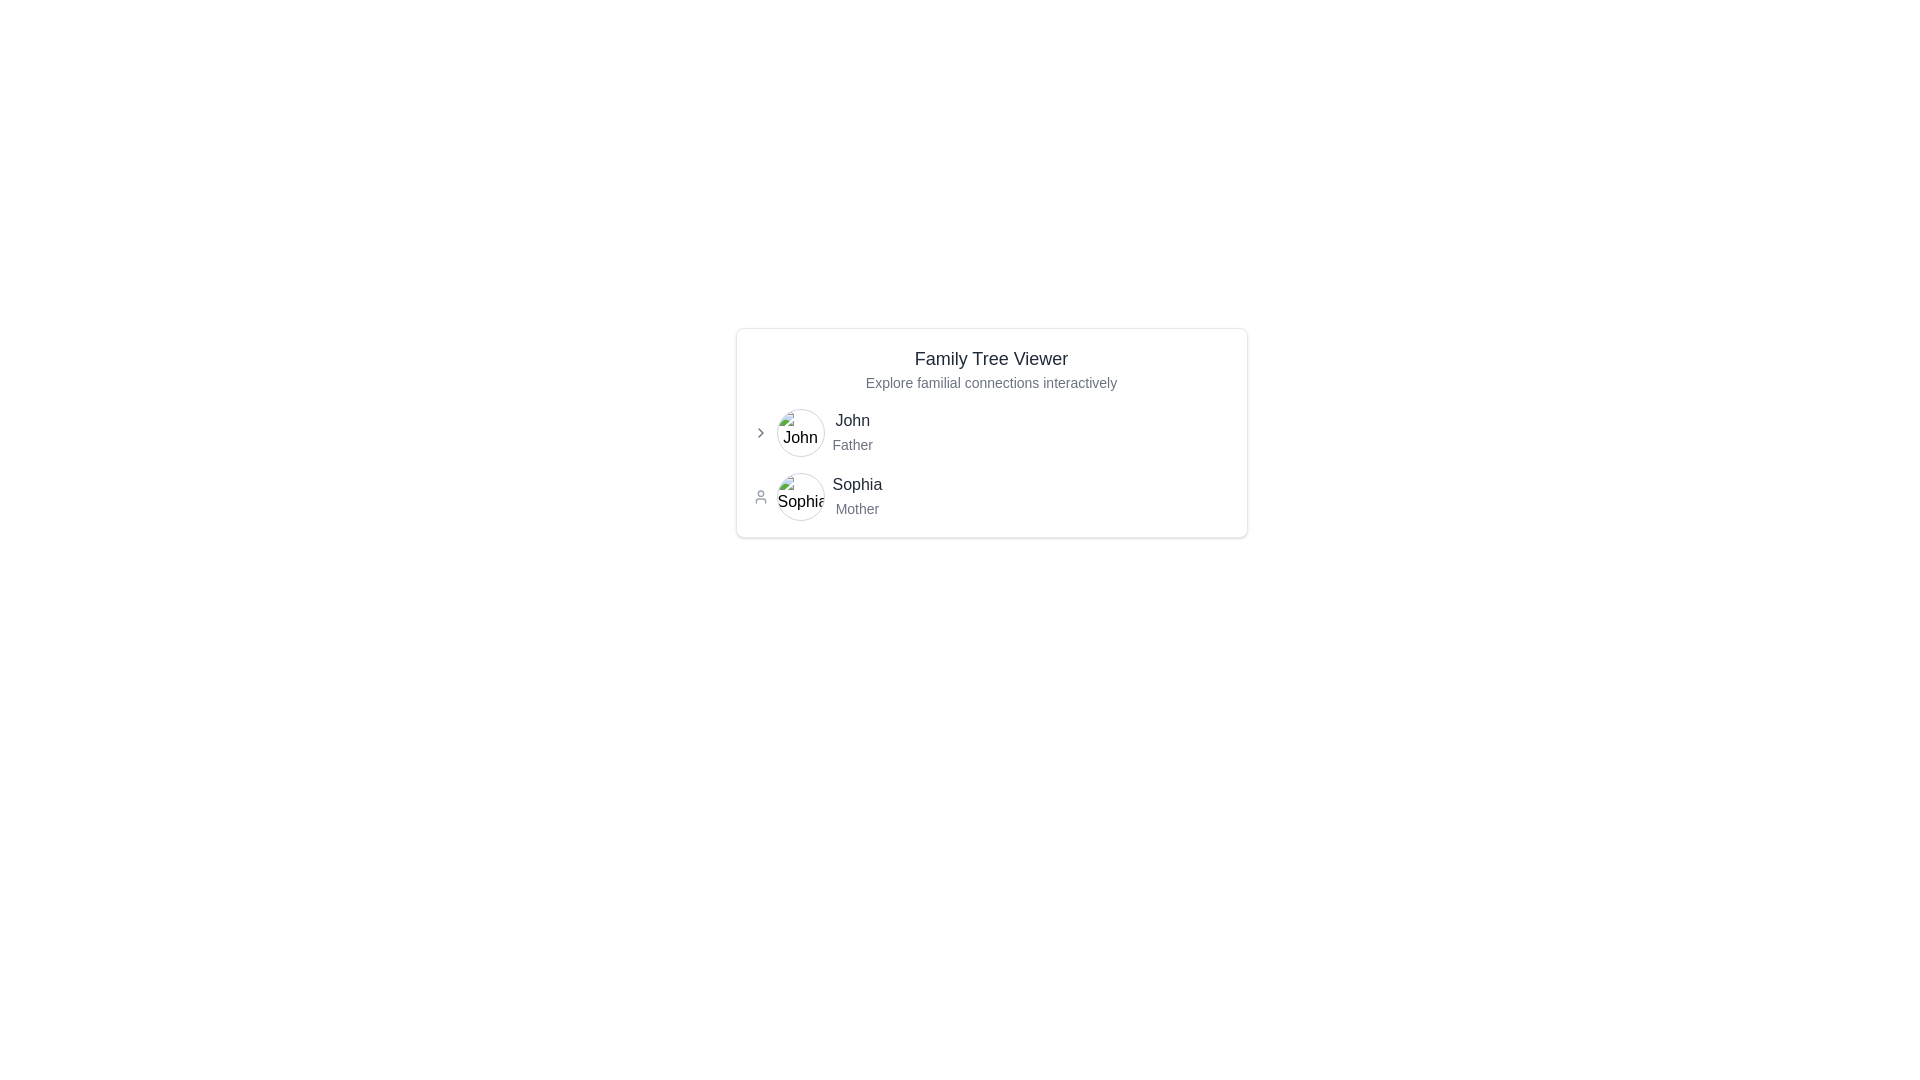 This screenshot has width=1920, height=1080. I want to click on text information display showing 'John' and 'Father', which is aligned to the right of a circular profile picture in a family tree interface, so click(852, 431).